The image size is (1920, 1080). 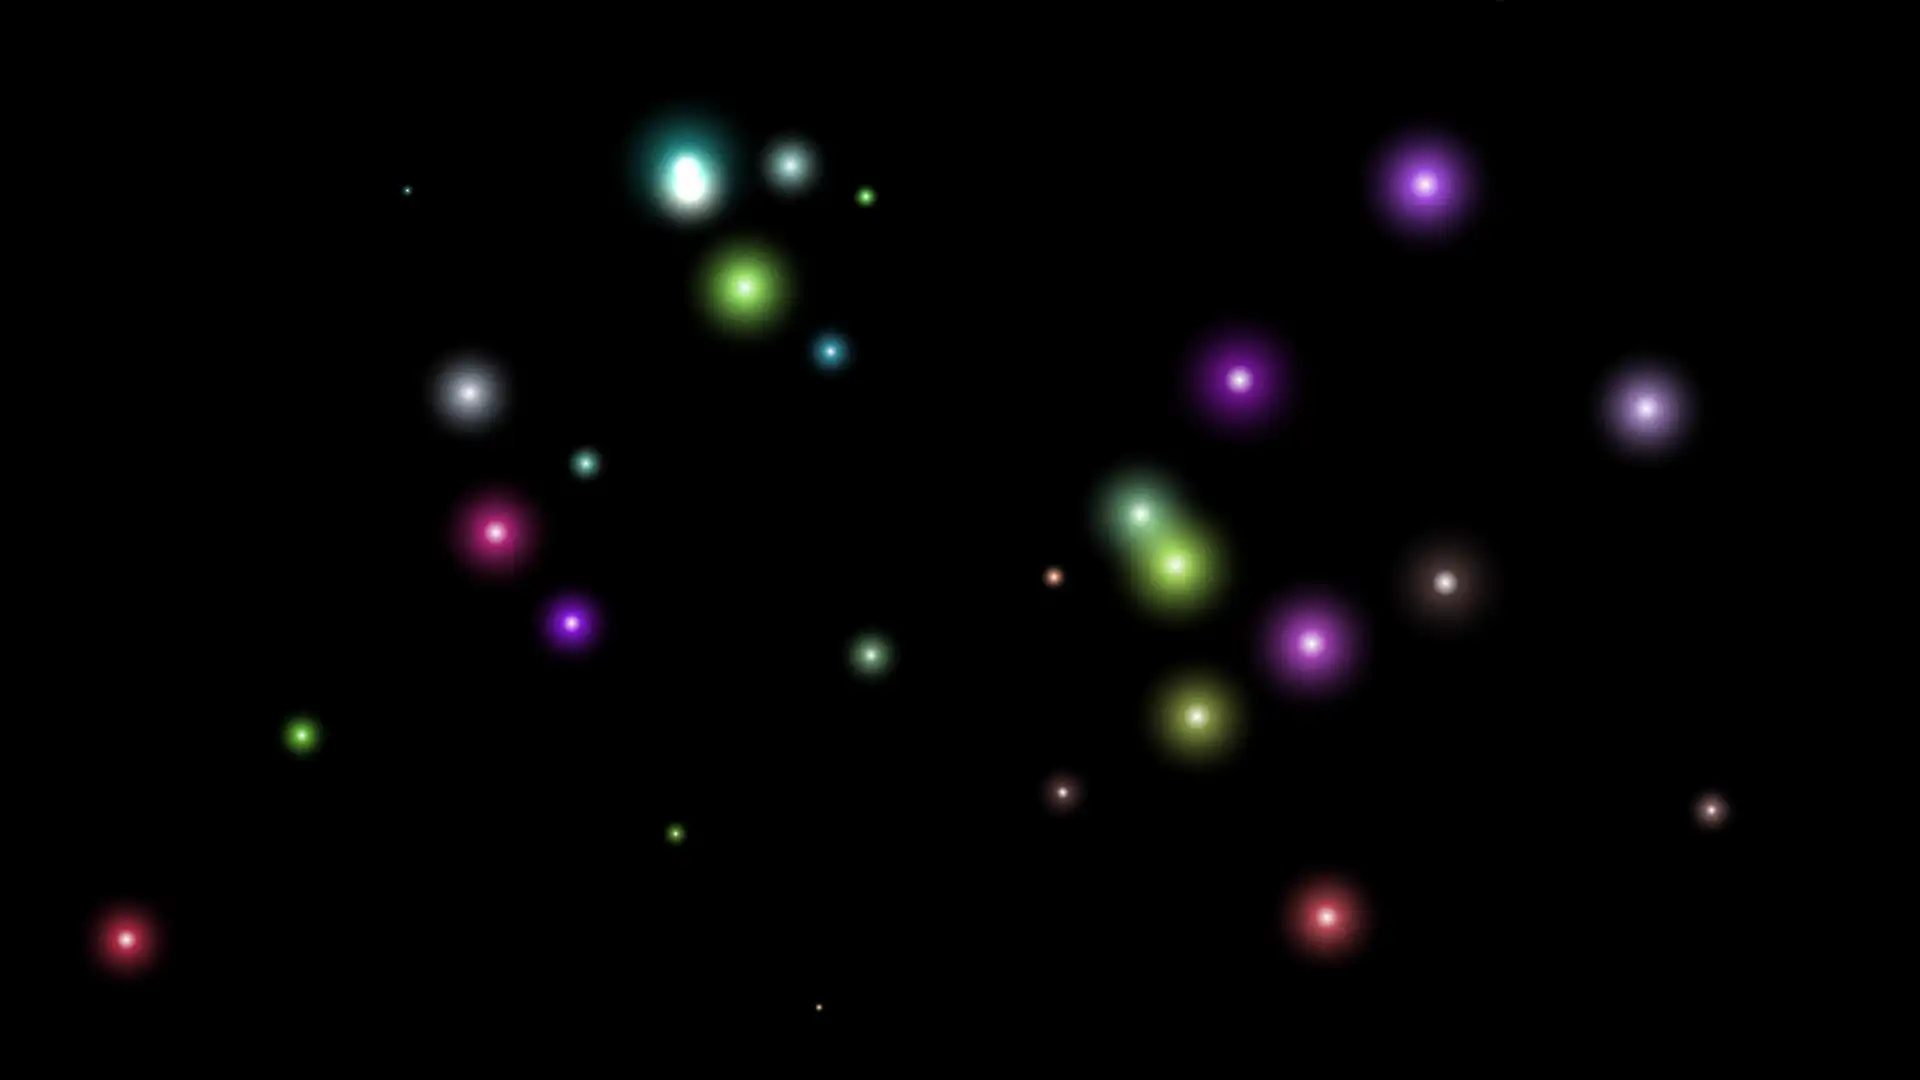 What do you see at coordinates (288, 19) in the screenshot?
I see `No sound` at bounding box center [288, 19].